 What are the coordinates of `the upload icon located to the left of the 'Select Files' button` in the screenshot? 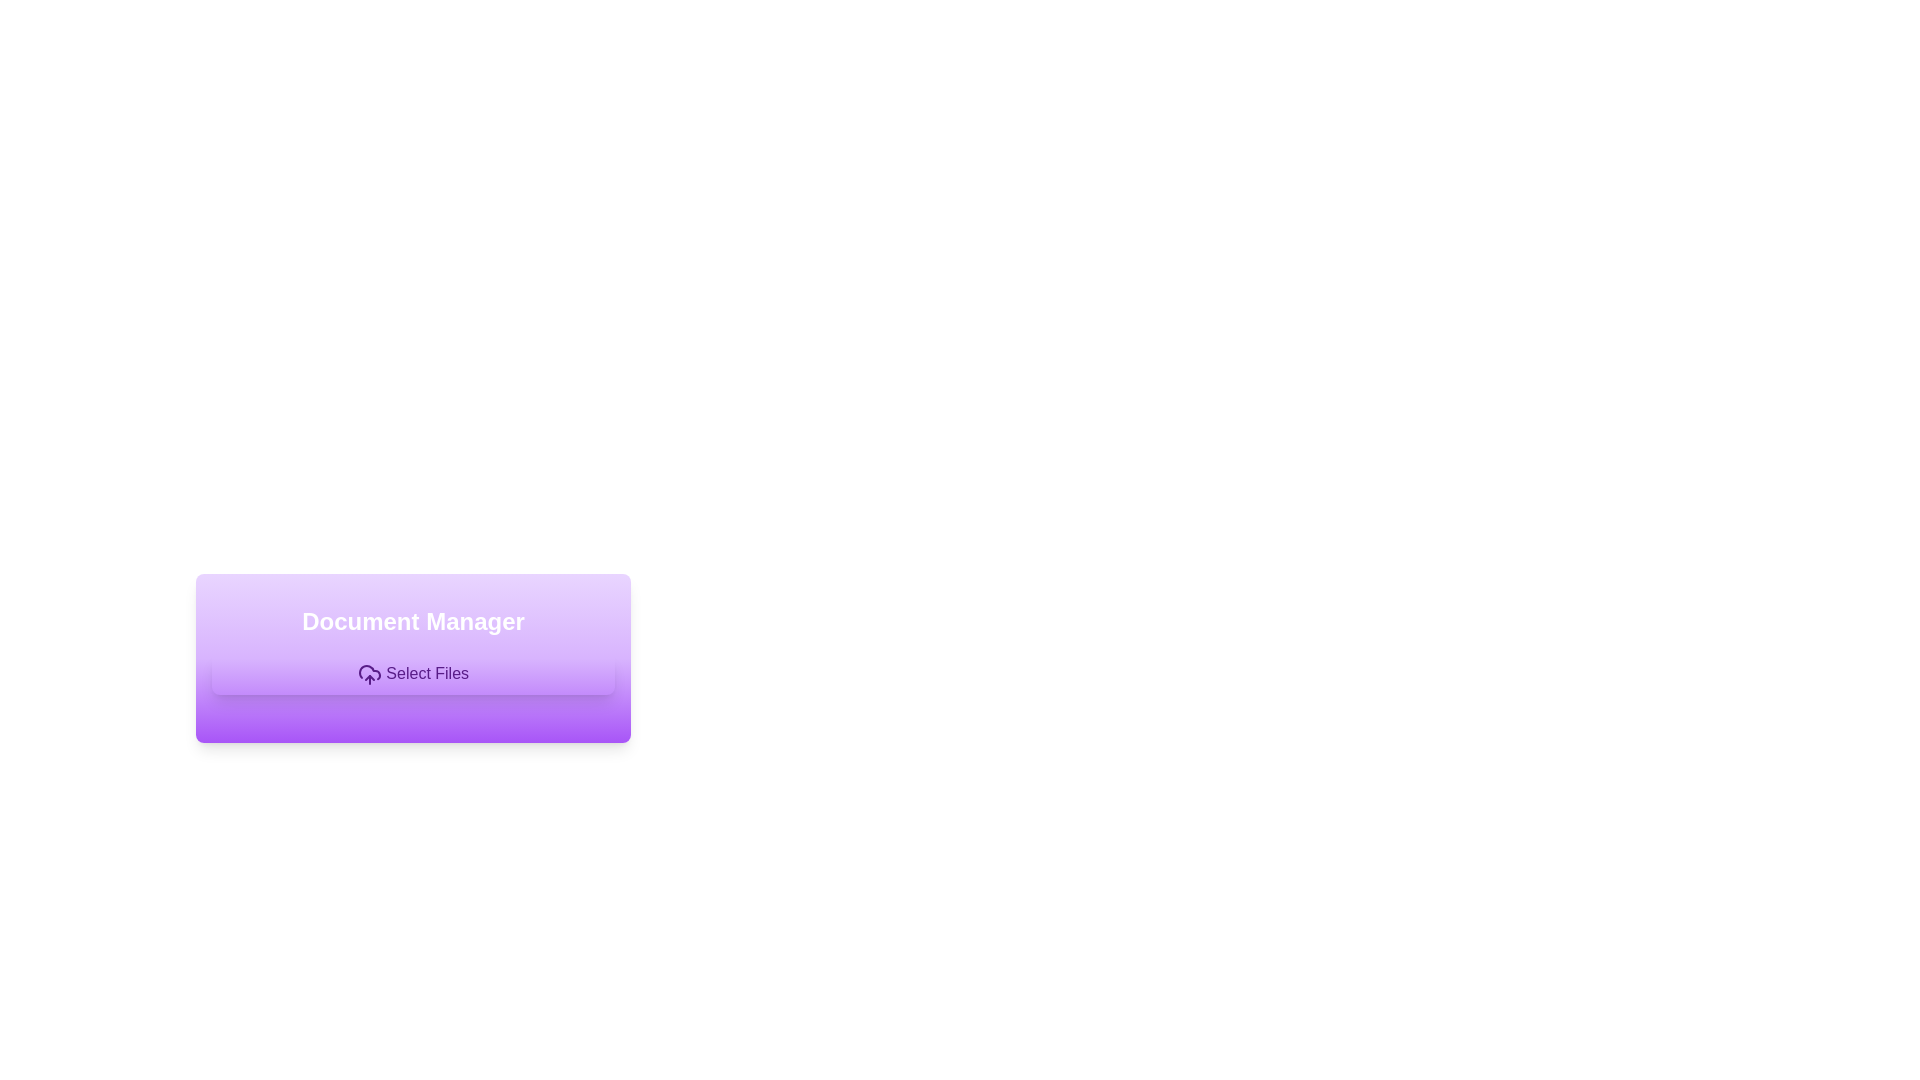 It's located at (369, 674).